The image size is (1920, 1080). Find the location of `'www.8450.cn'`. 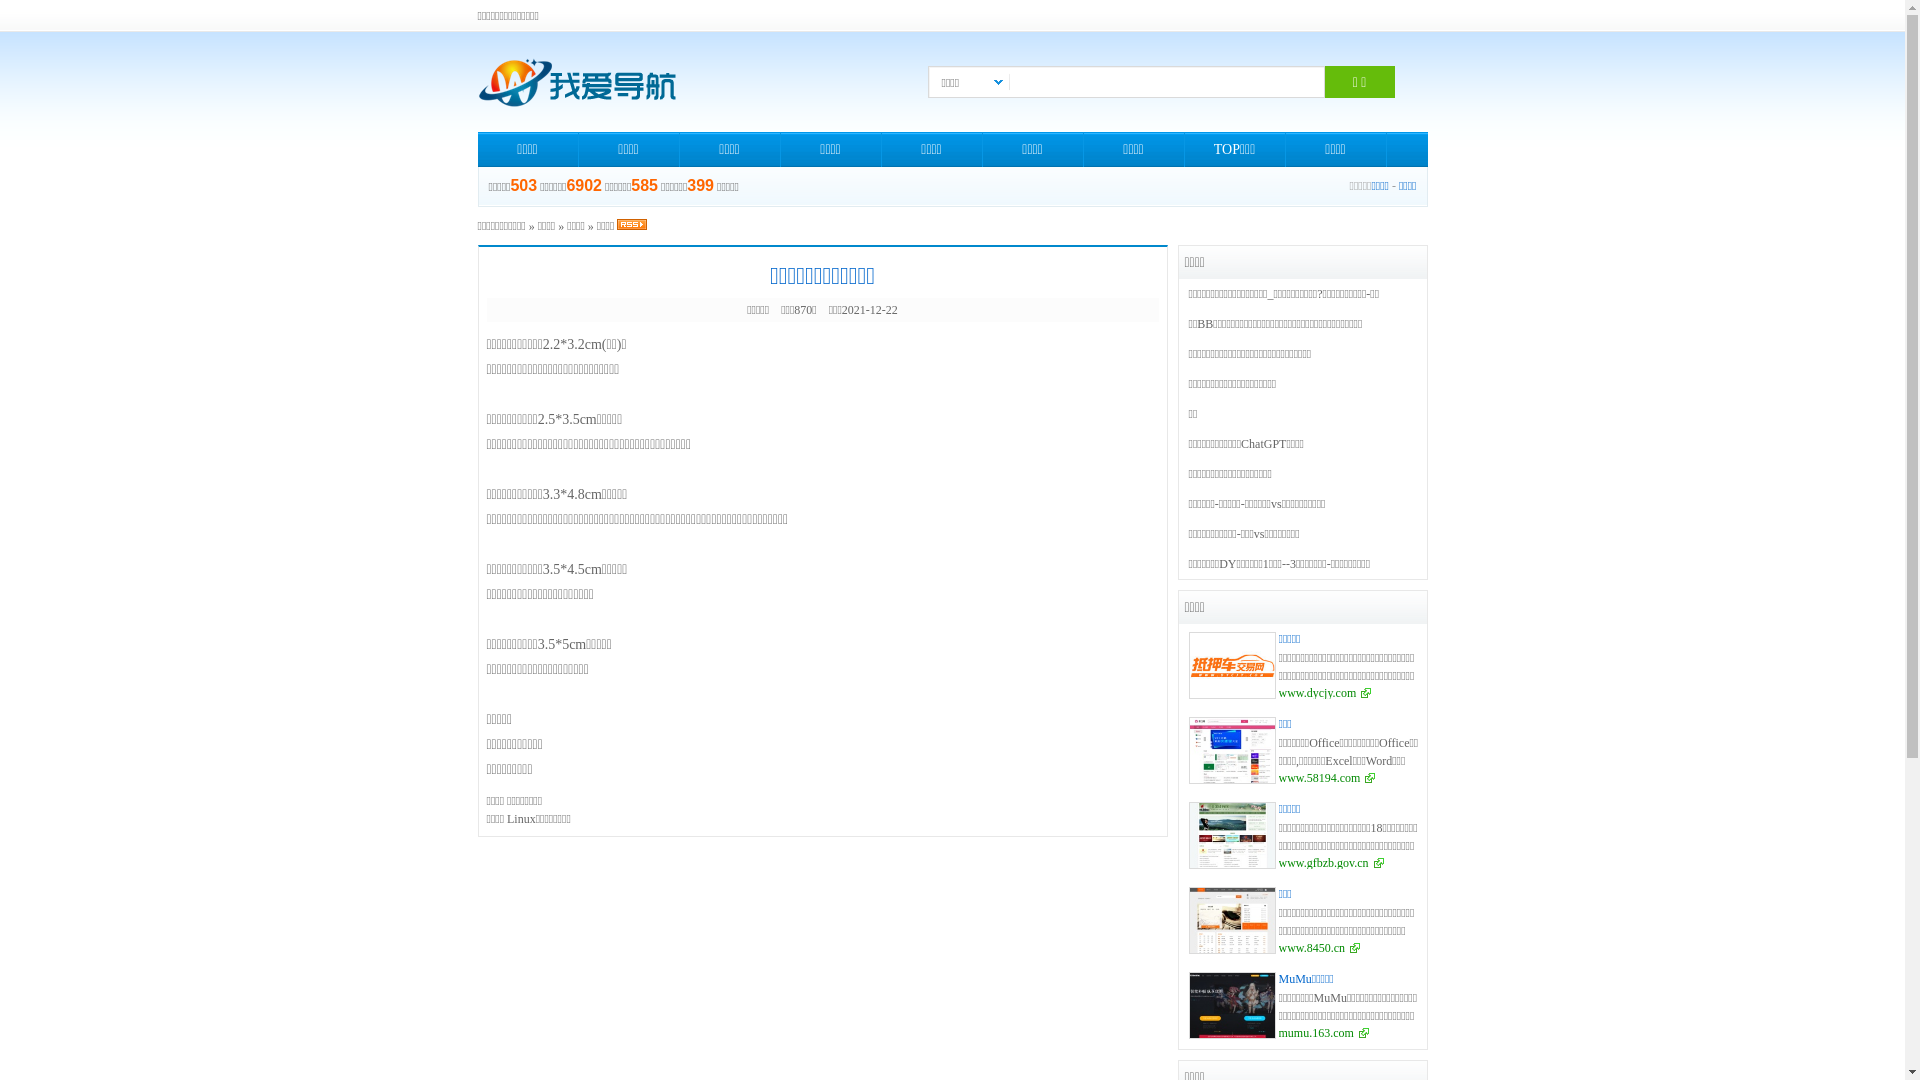

'www.8450.cn' is located at coordinates (1319, 947).